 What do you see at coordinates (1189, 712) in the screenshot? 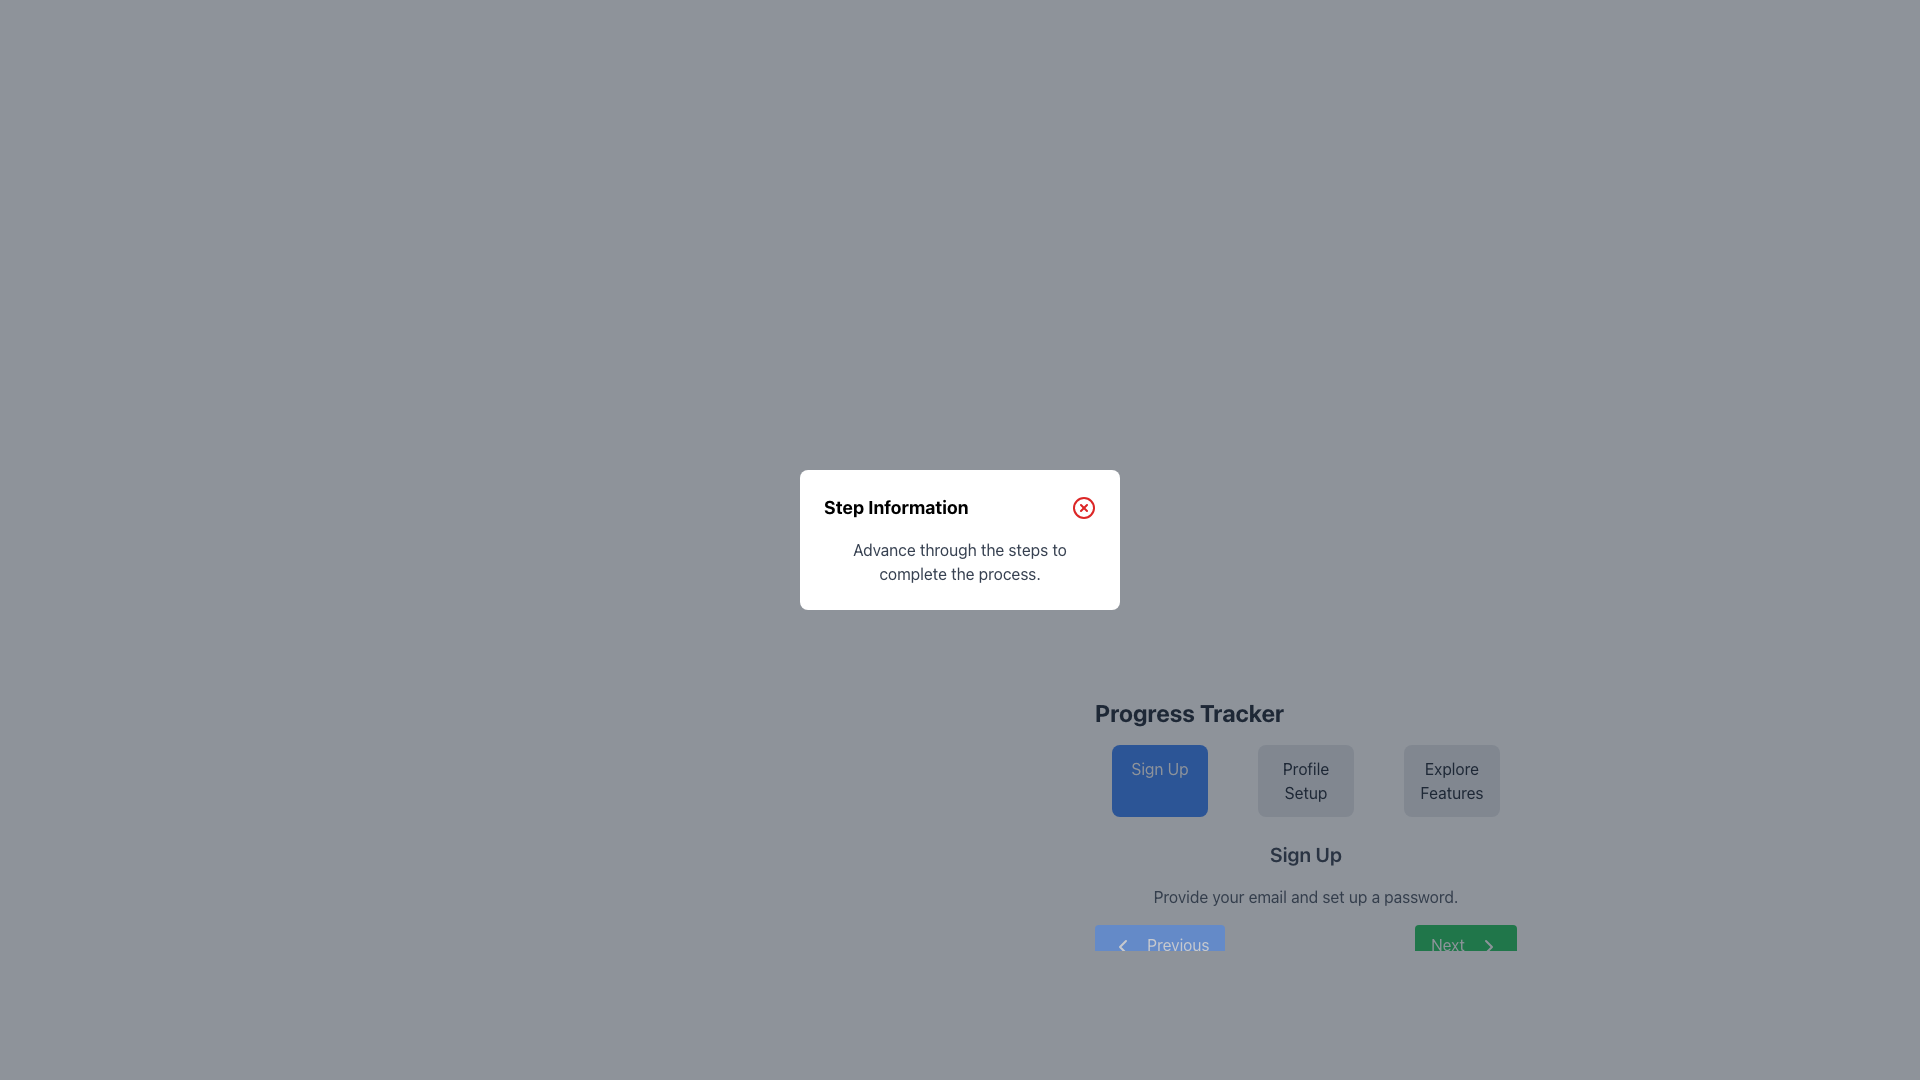
I see `Text Label that serves as the title or header indicating the current section of the interface related to tracking progress, located in the top-right quadrant above the buttons 'Sign Up', 'Profile Setup', and 'Explore Features'` at bounding box center [1189, 712].